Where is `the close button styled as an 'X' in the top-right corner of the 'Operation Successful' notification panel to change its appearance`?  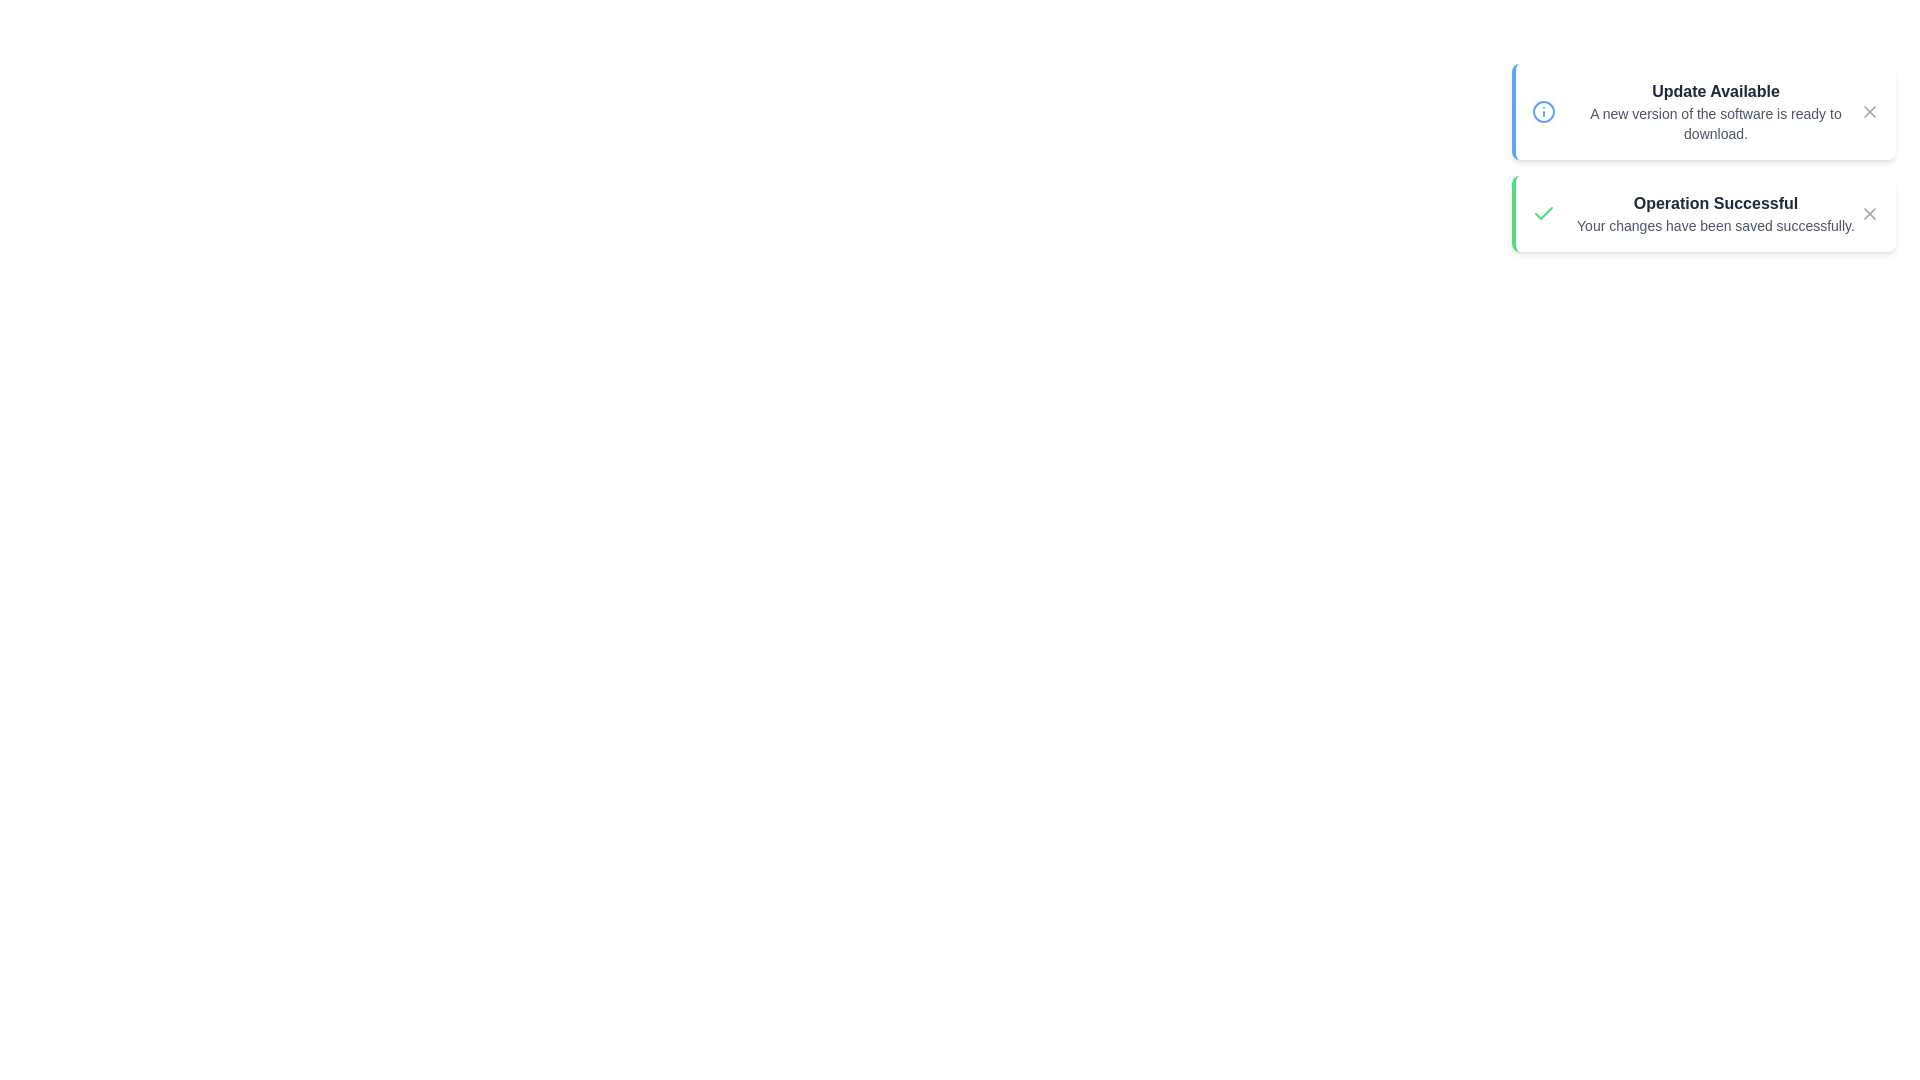 the close button styled as an 'X' in the top-right corner of the 'Operation Successful' notification panel to change its appearance is located at coordinates (1869, 213).